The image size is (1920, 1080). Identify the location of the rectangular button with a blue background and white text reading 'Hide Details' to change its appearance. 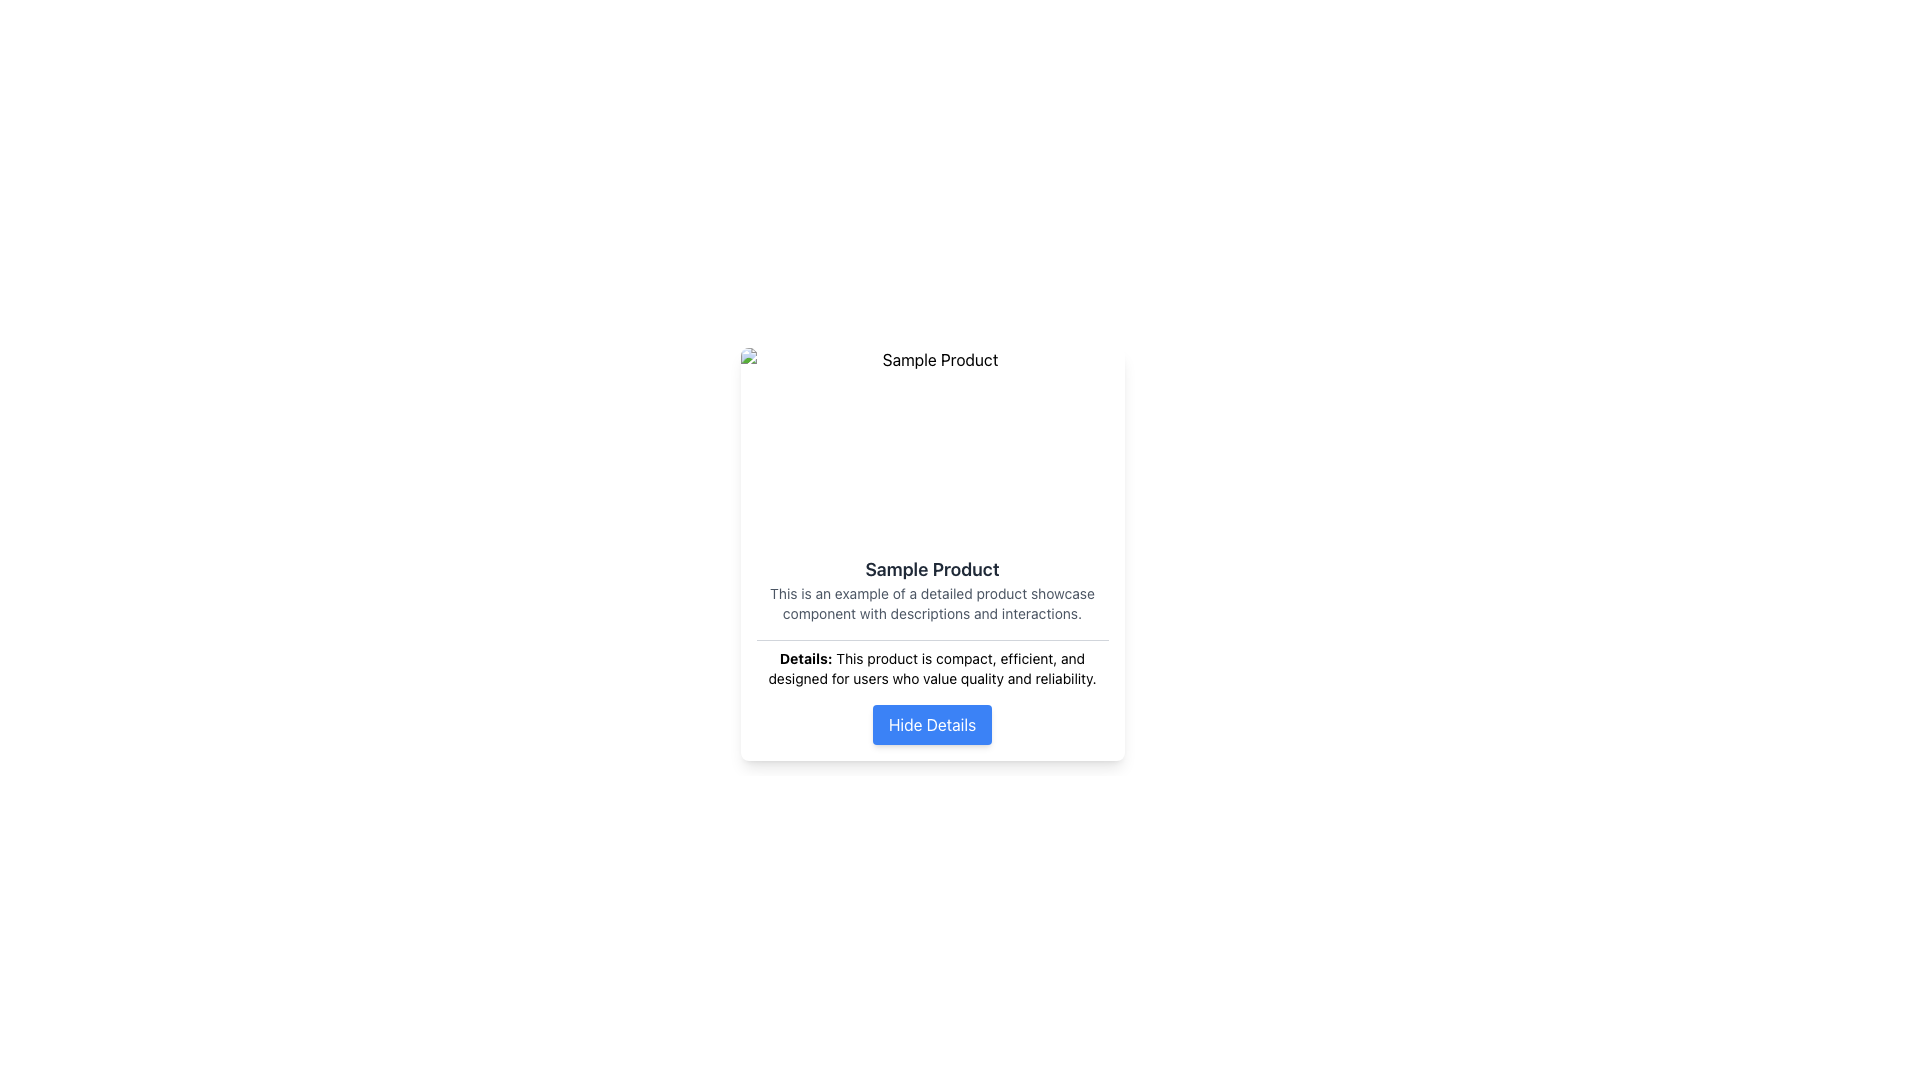
(931, 725).